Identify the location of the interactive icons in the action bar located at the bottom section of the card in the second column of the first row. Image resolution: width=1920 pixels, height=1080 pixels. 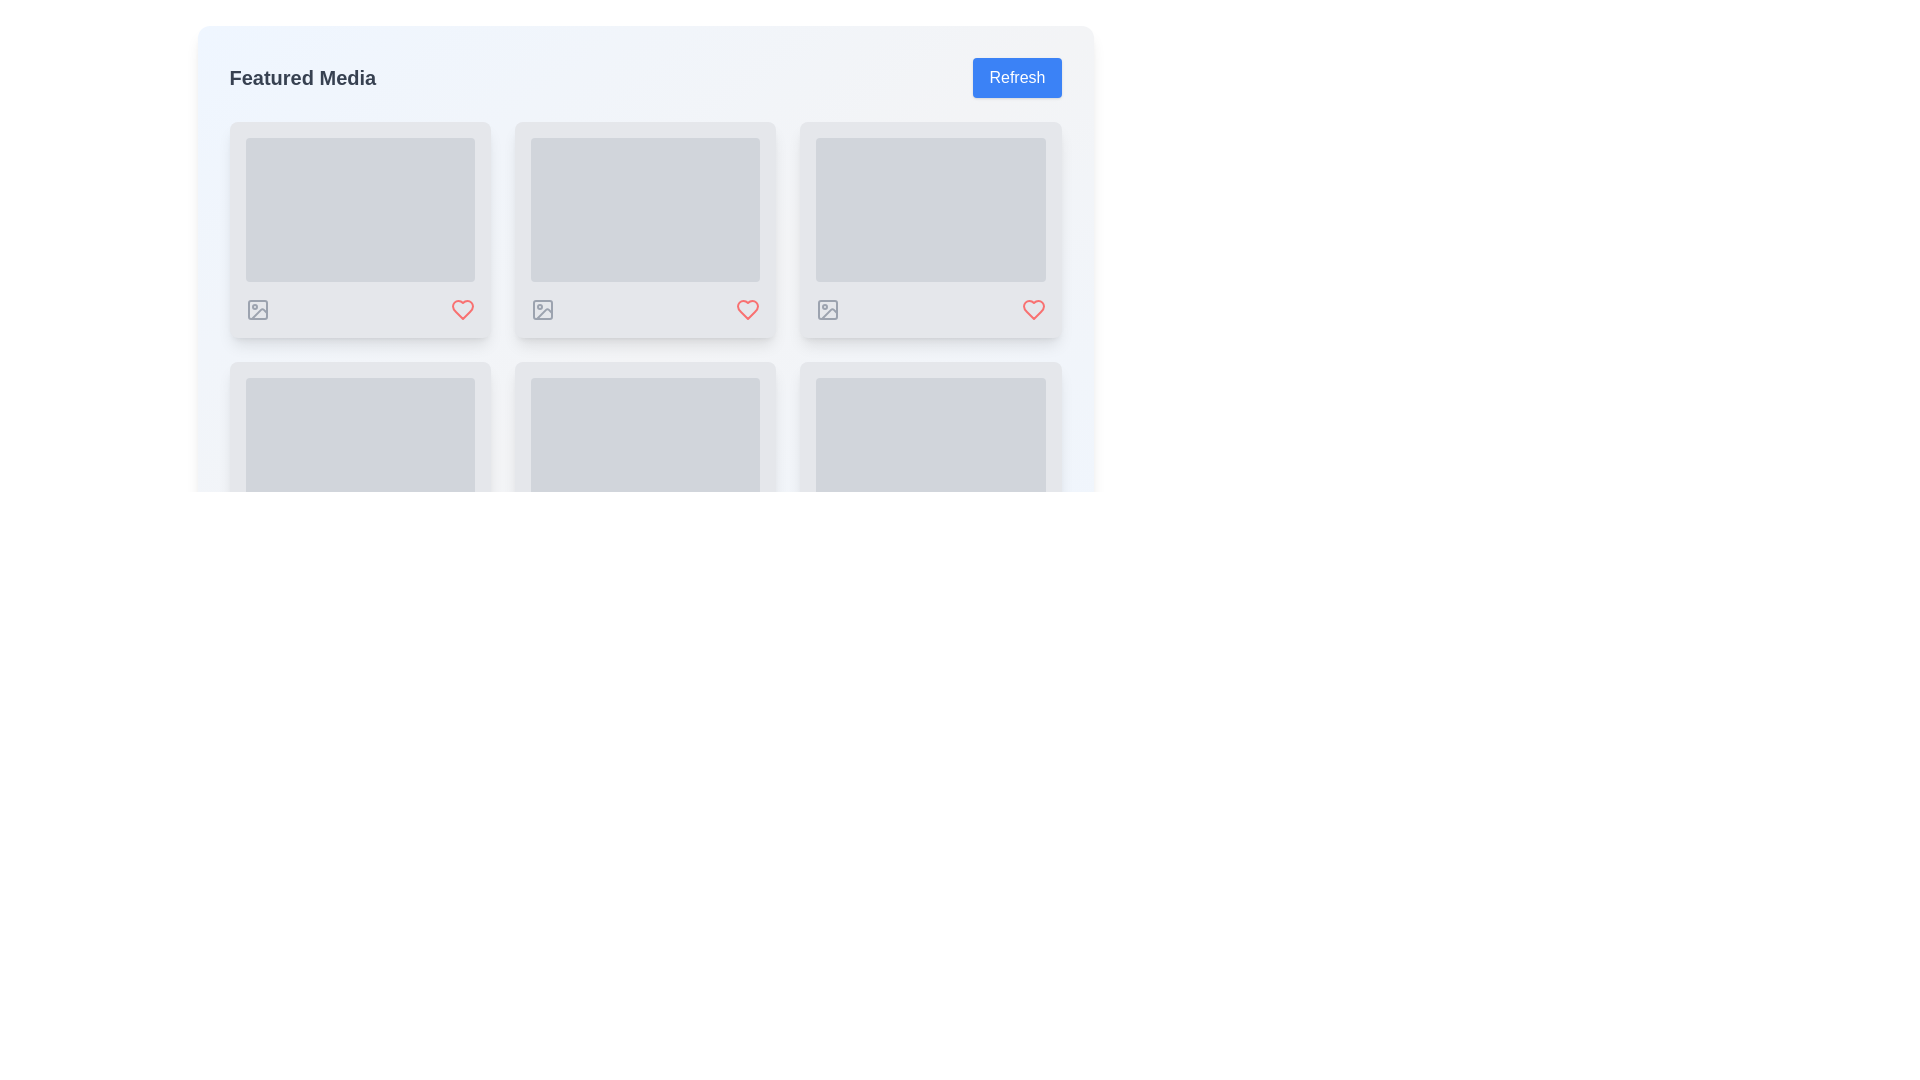
(360, 309).